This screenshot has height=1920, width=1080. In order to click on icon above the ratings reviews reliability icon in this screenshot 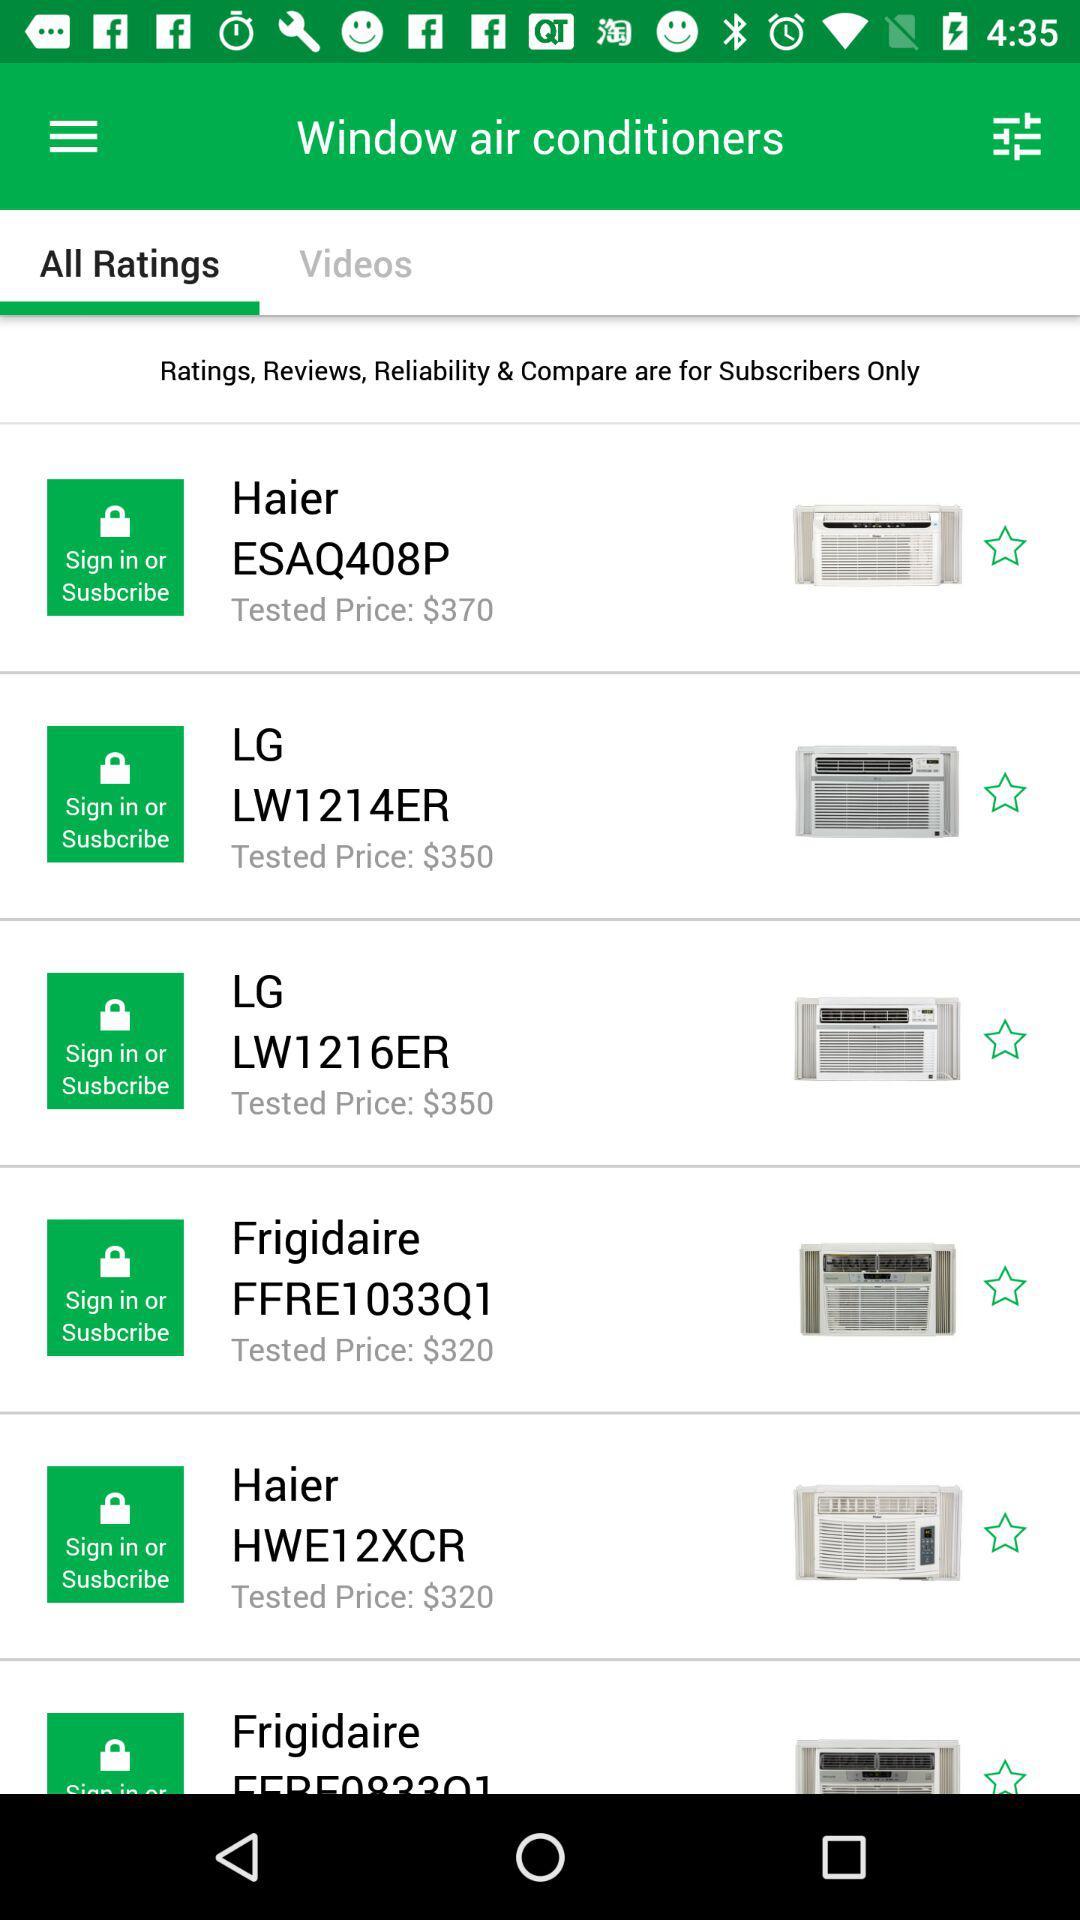, I will do `click(1017, 135)`.